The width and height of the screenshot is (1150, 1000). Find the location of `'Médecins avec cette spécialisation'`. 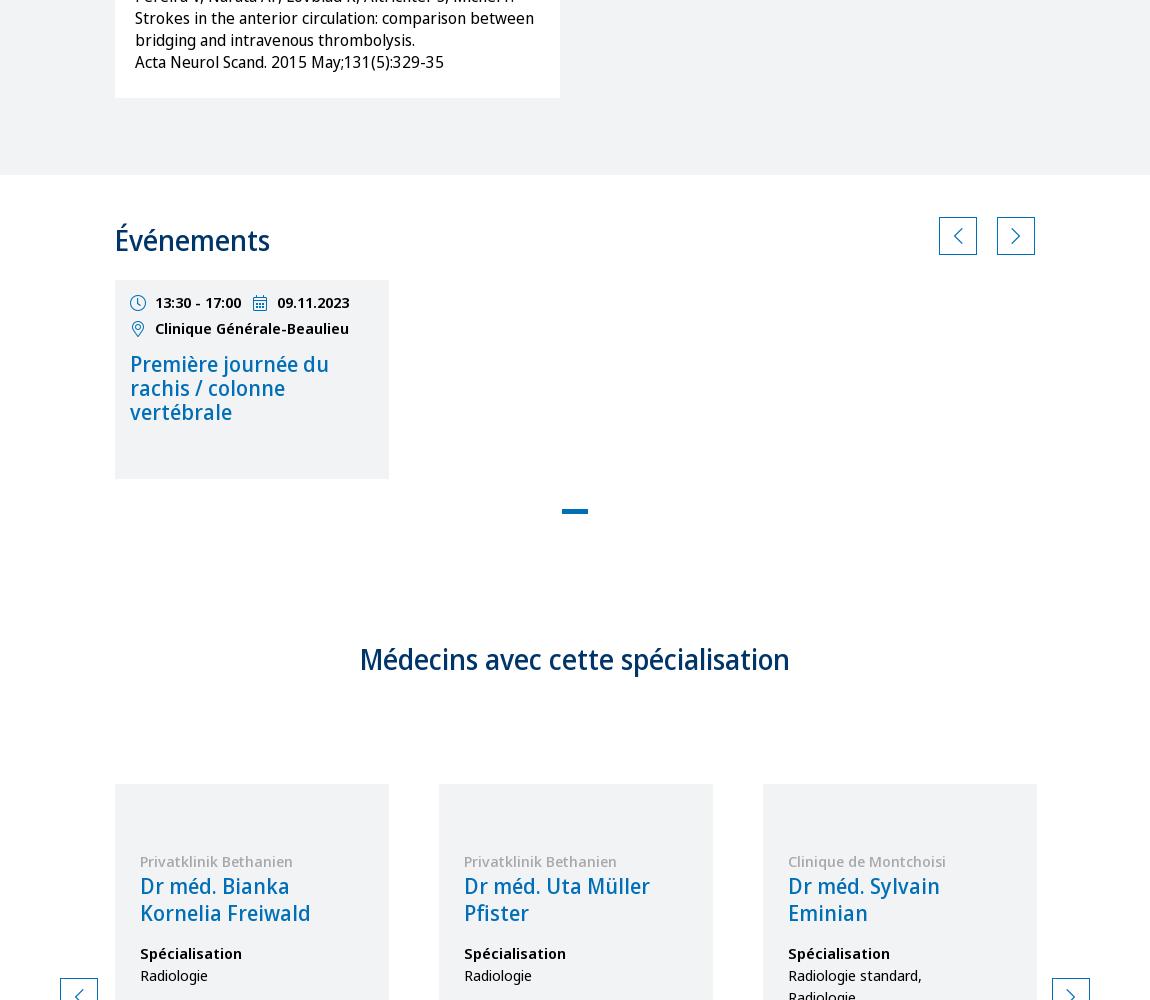

'Médecins avec cette spécialisation' is located at coordinates (575, 659).